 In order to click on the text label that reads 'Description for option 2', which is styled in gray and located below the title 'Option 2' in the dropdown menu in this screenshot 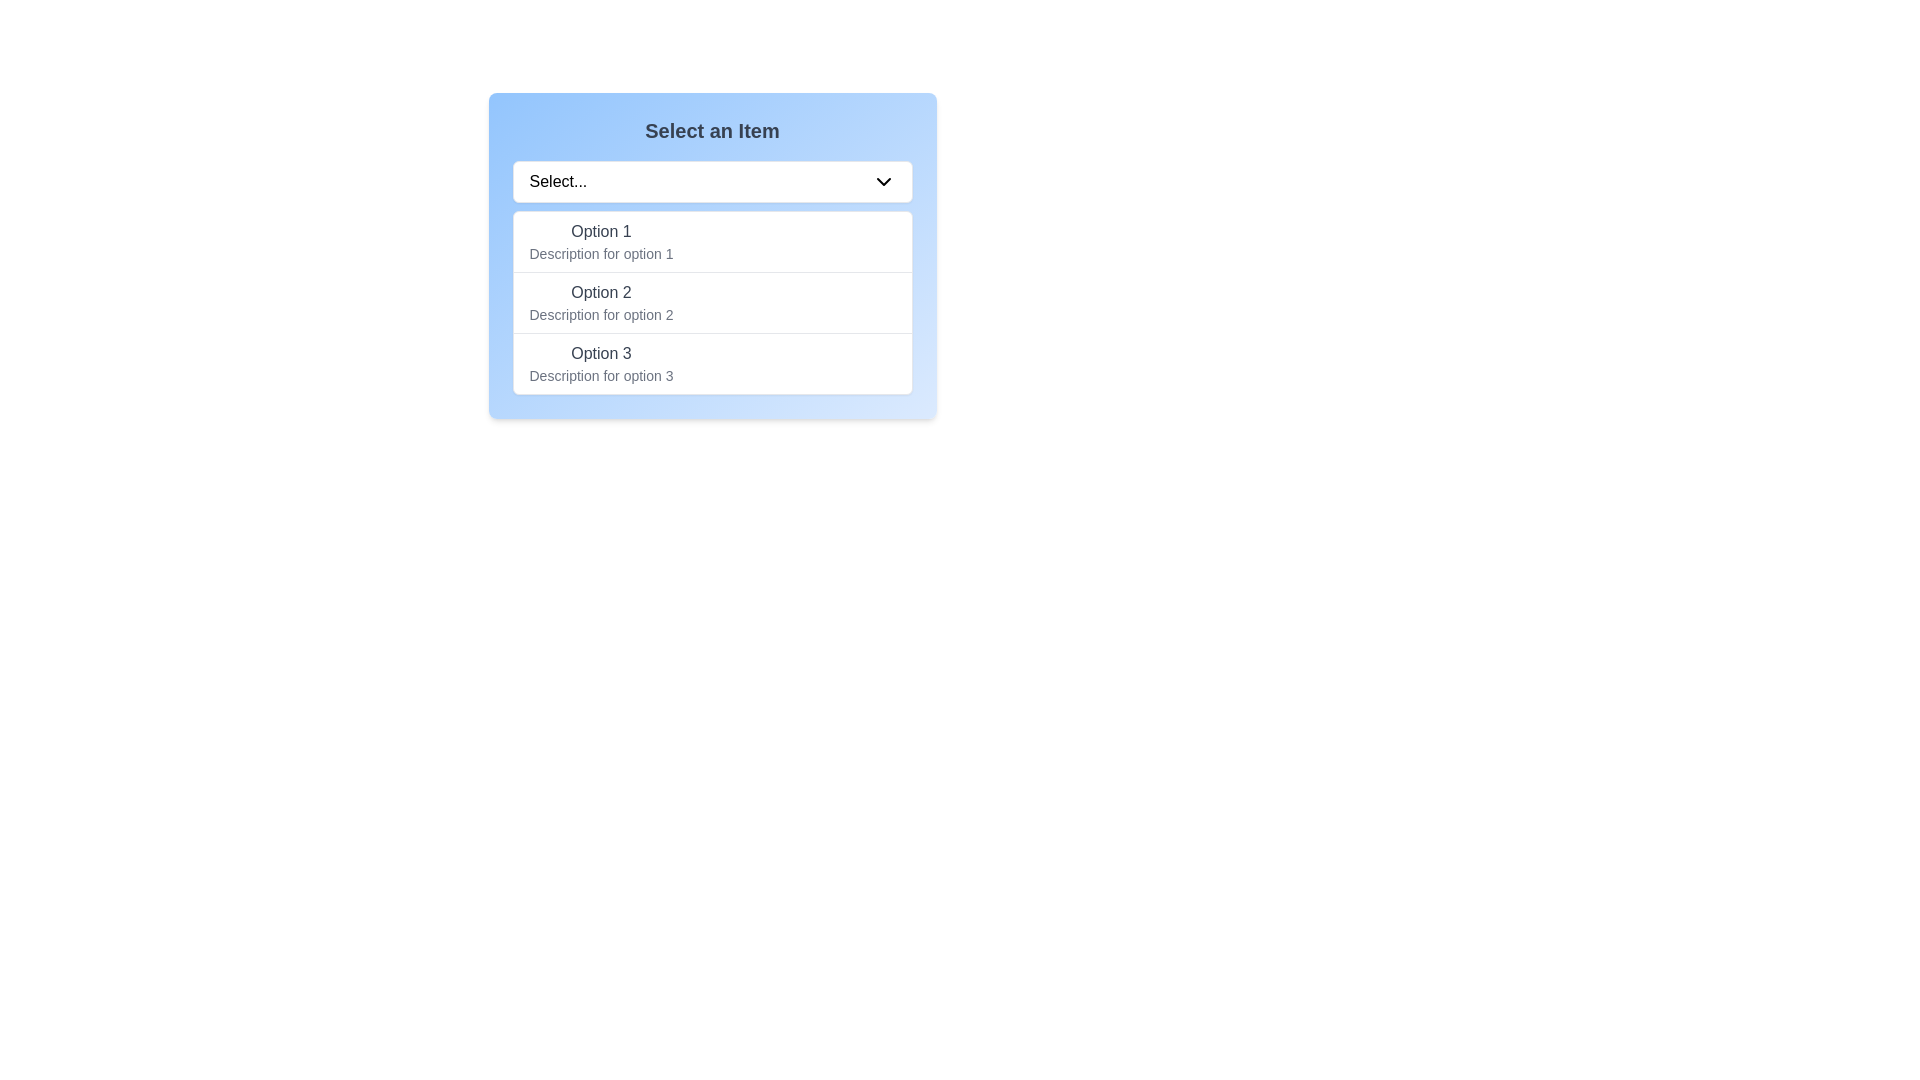, I will do `click(600, 315)`.